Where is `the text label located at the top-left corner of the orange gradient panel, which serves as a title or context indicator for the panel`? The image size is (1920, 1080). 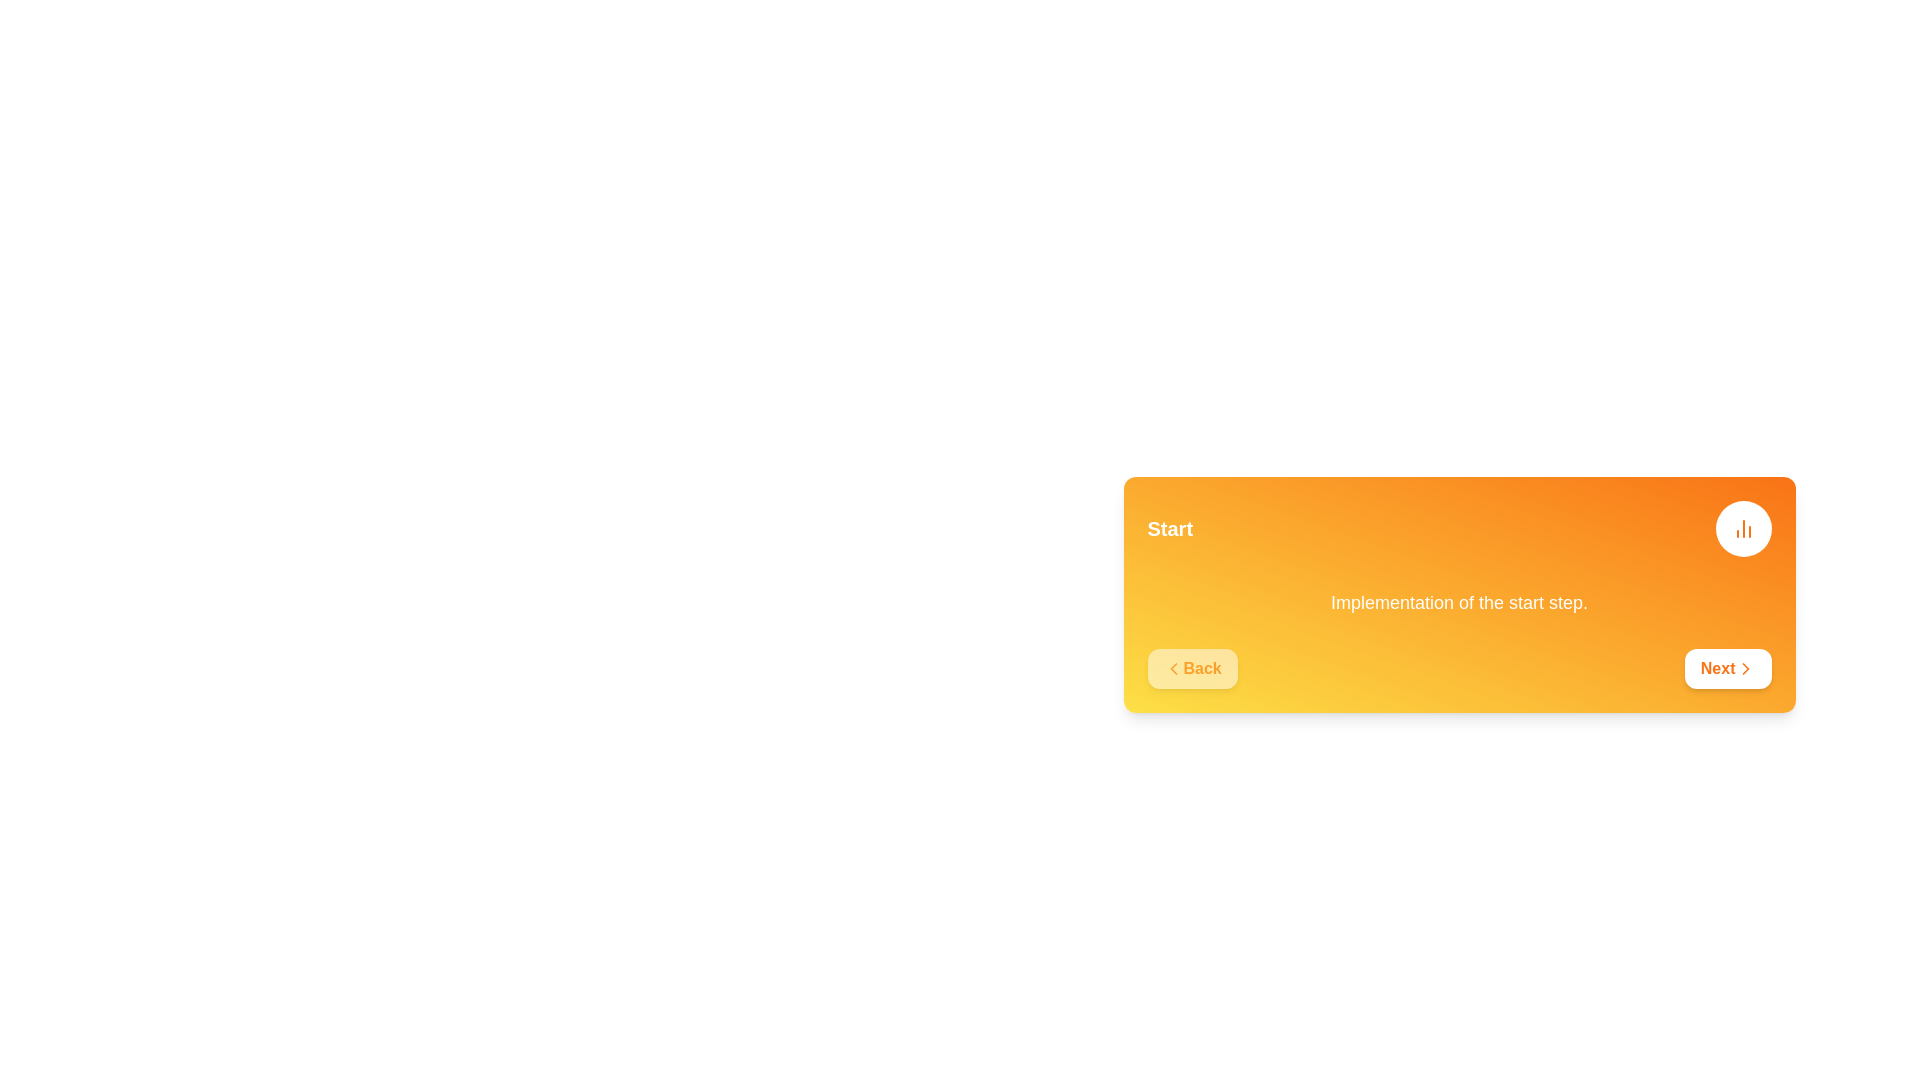 the text label located at the top-left corner of the orange gradient panel, which serves as a title or context indicator for the panel is located at coordinates (1170, 527).